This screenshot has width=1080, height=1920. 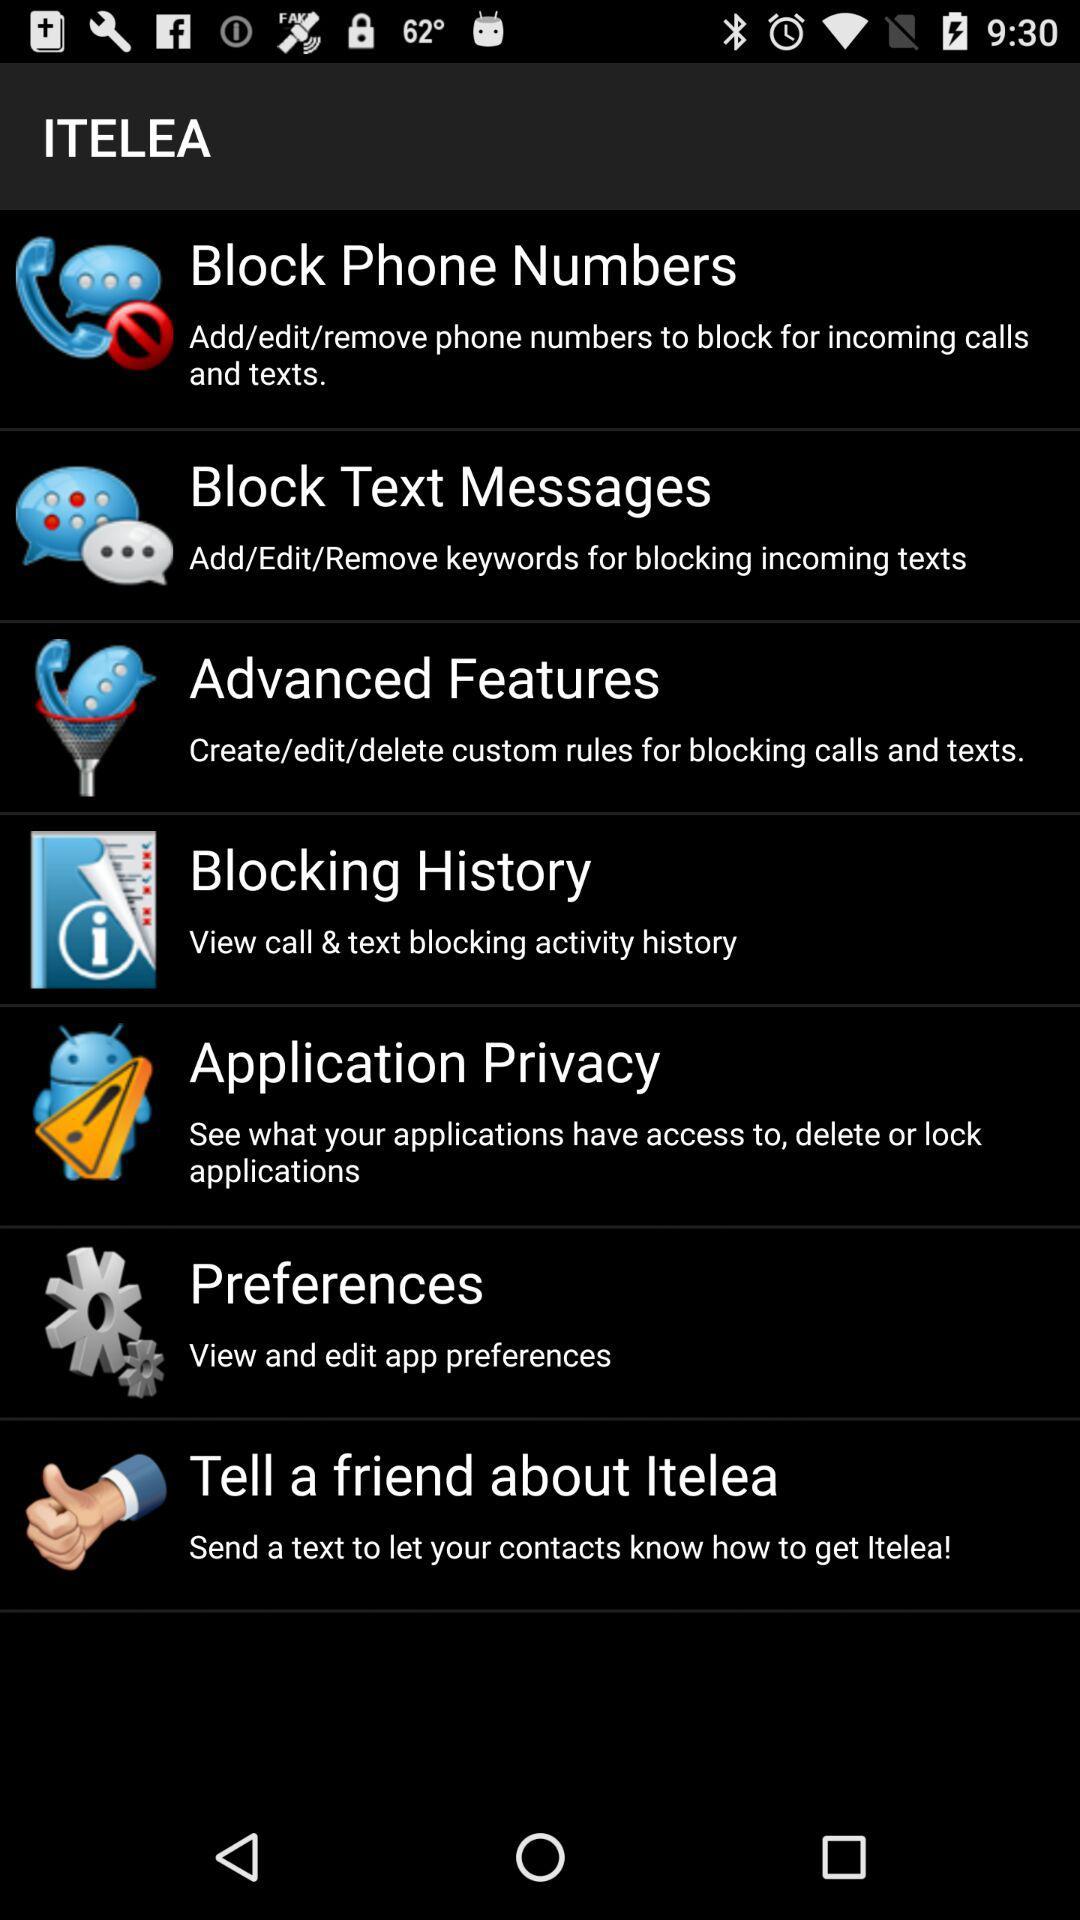 I want to click on the app above send a text icon, so click(x=625, y=1473).